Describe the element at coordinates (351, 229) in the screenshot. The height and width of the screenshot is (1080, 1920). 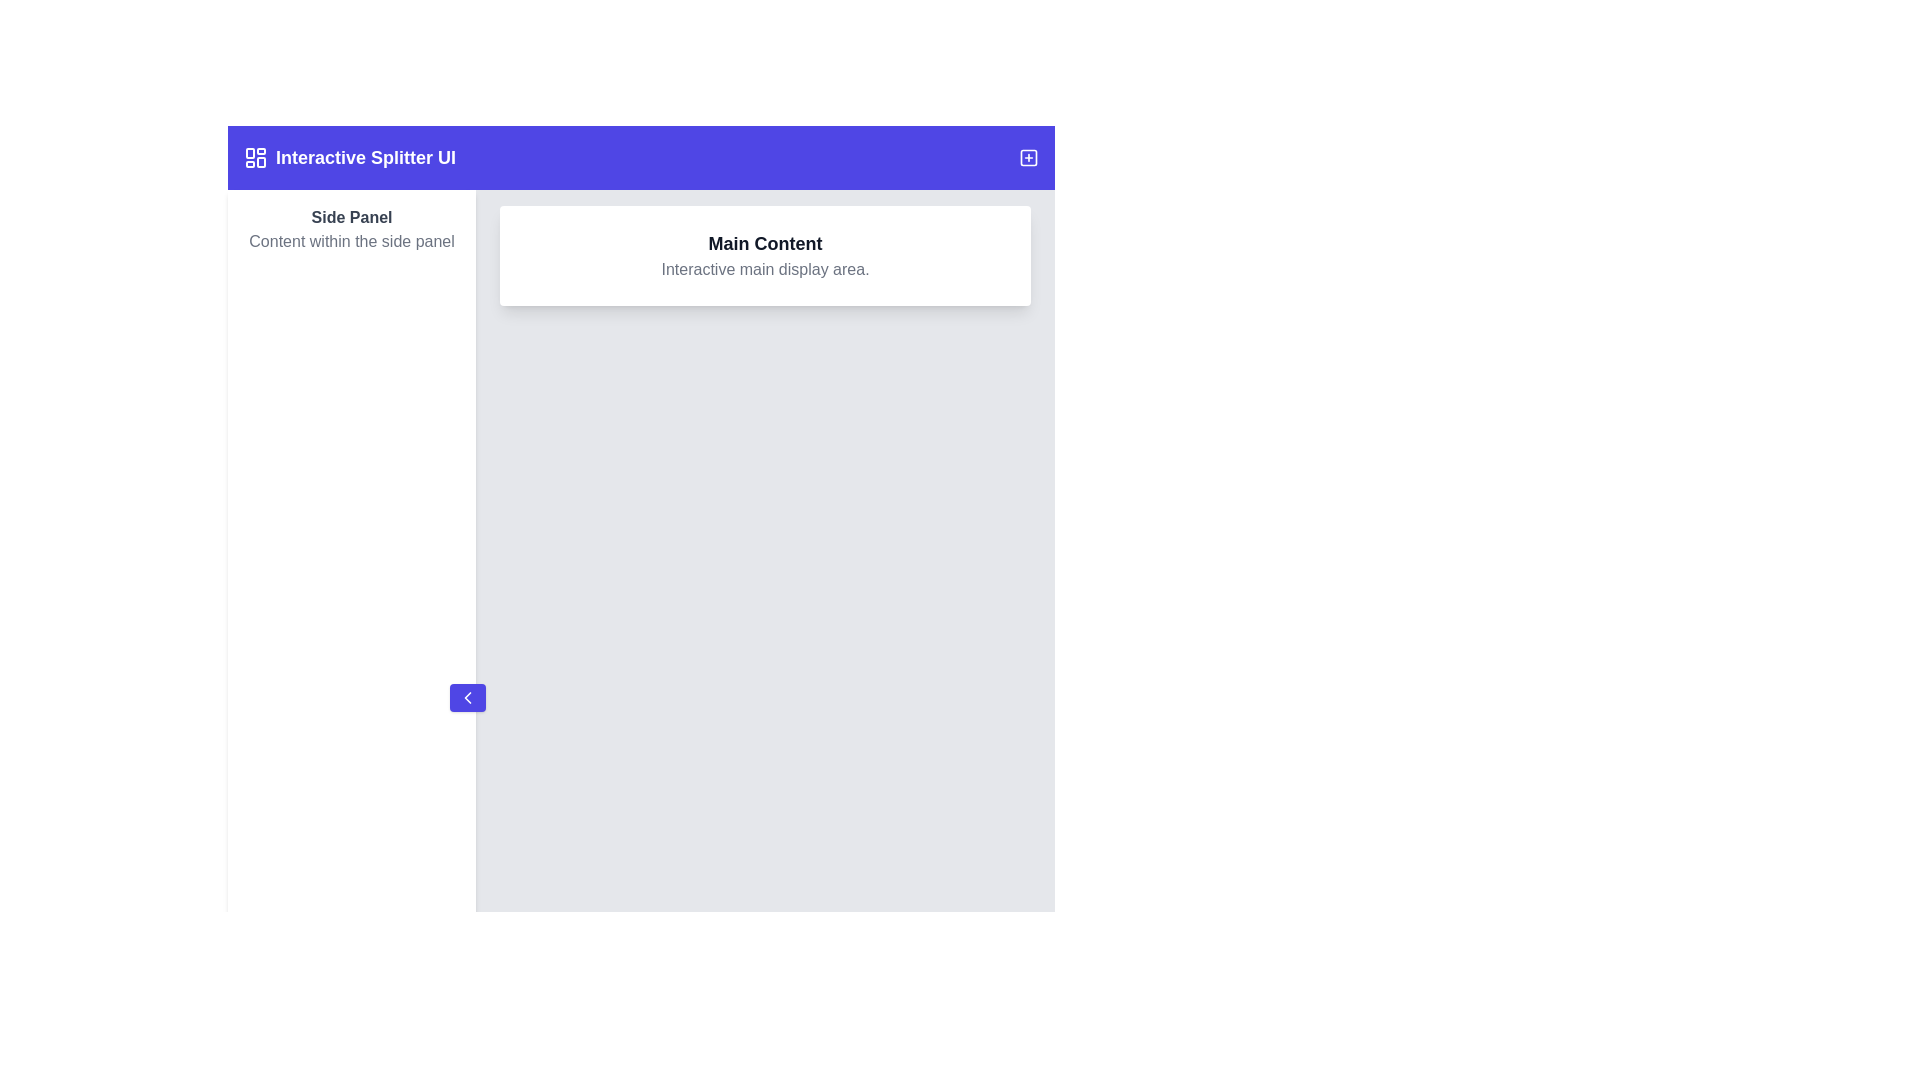
I see `the header and description Text block located at the top of the left side panel, which is styled as a white box with shadow effects` at that location.